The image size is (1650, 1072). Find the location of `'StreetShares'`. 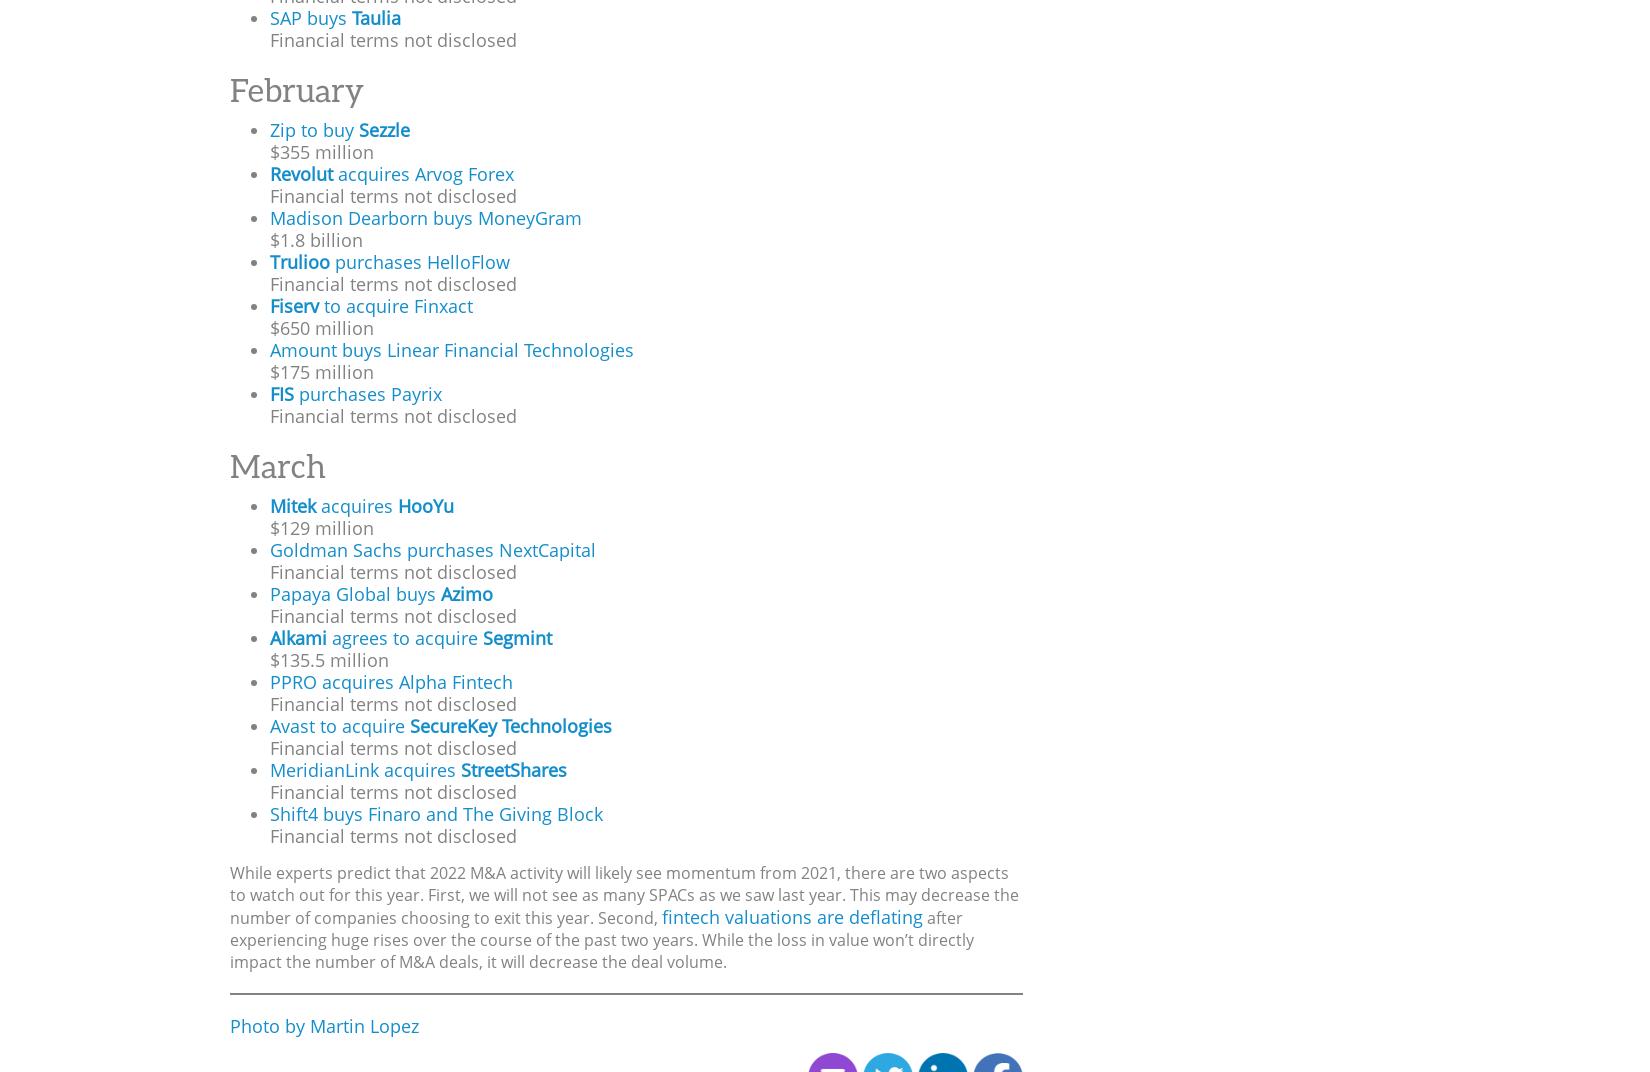

'StreetShares' is located at coordinates (460, 770).